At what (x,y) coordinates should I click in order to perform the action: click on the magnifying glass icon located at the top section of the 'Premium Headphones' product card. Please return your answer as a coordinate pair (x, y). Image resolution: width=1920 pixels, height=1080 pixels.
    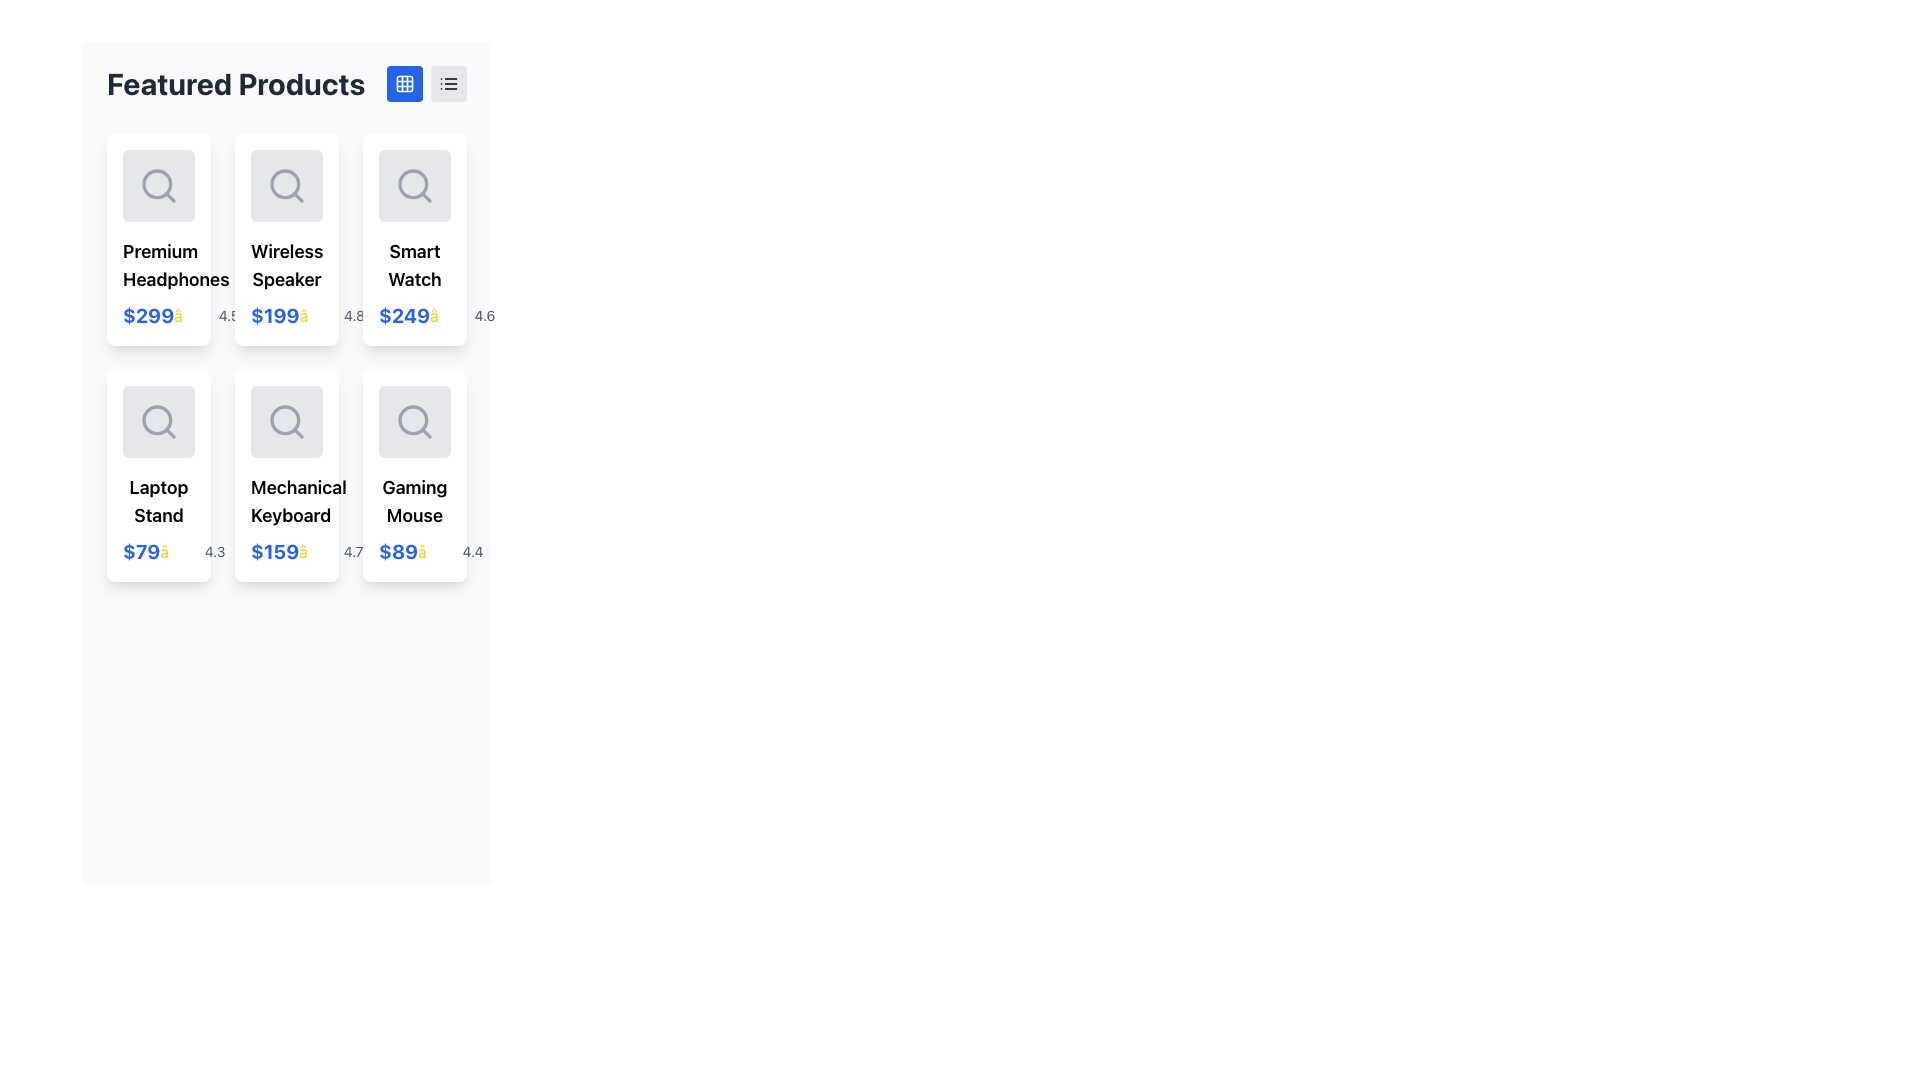
    Looking at the image, I should click on (157, 185).